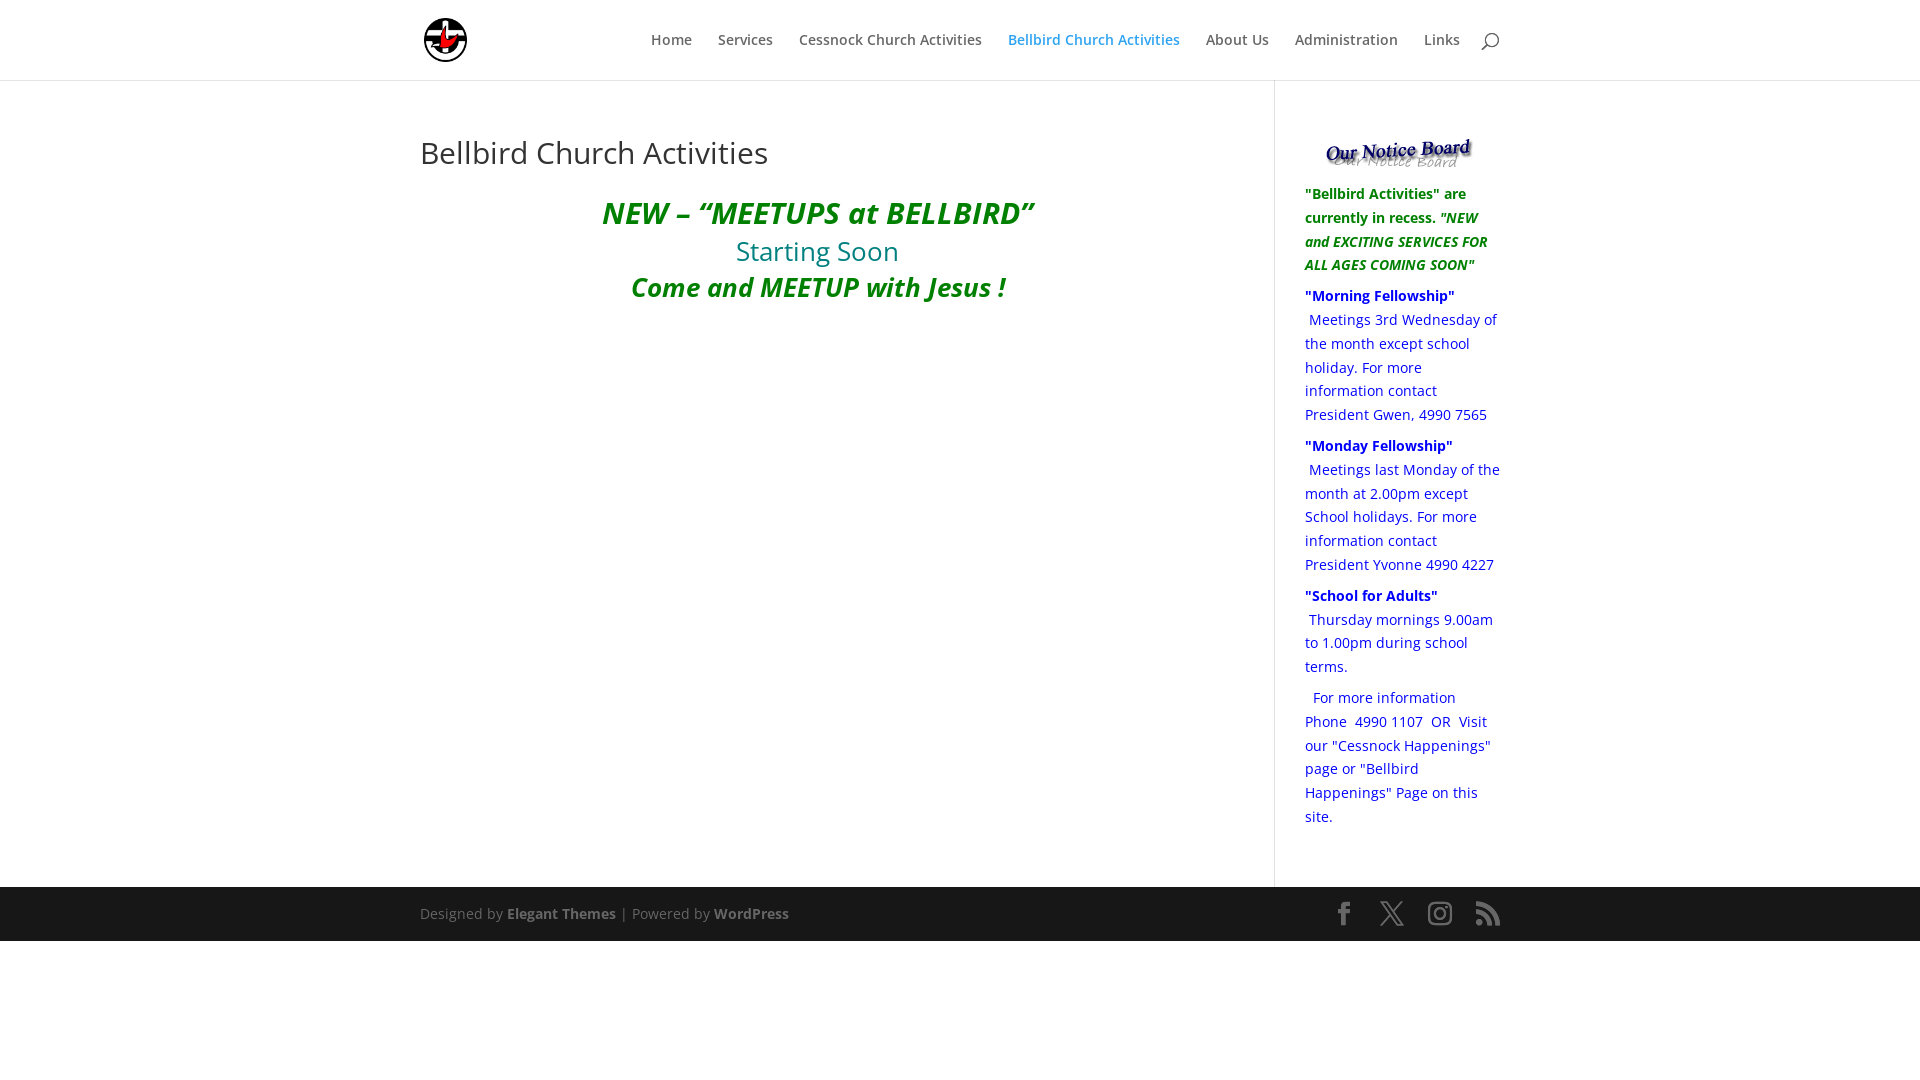 This screenshot has width=1920, height=1080. What do you see at coordinates (797, 55) in the screenshot?
I see `'Cessnock Church Activities'` at bounding box center [797, 55].